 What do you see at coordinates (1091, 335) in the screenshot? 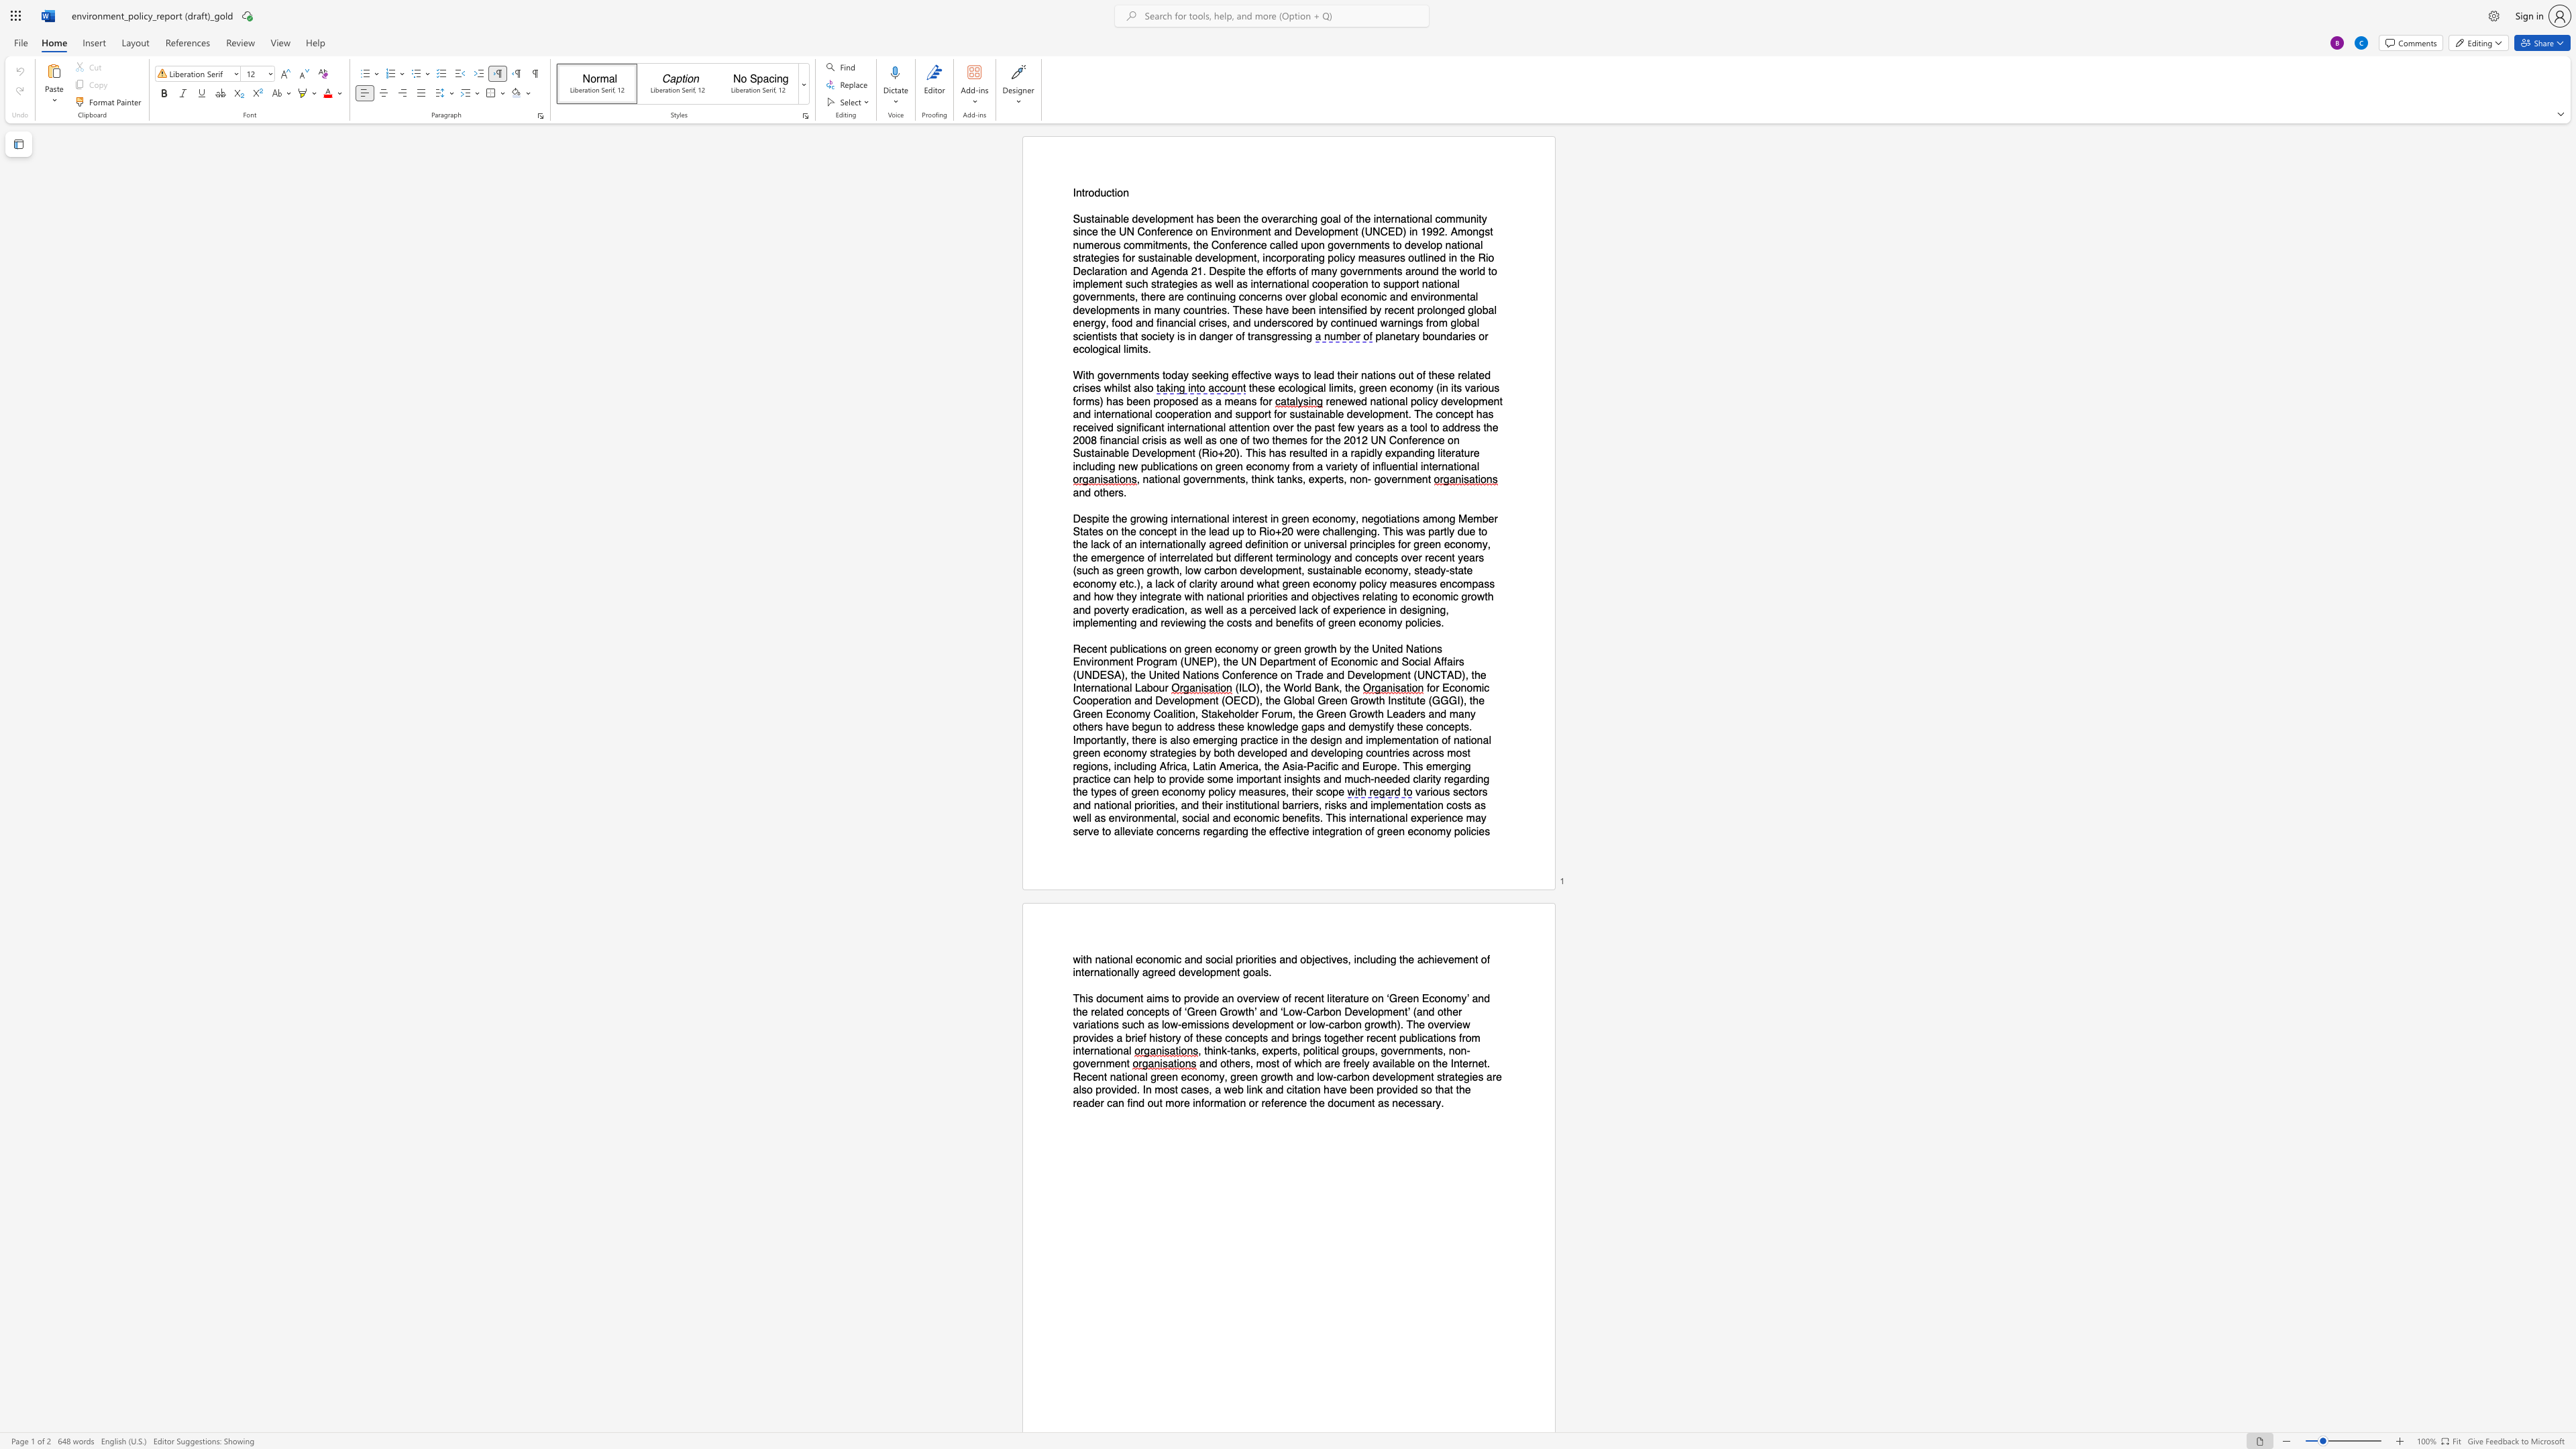
I see `the subset text "ntists that society is in danger of transgr" within the text "and financial crises, and underscored by continued warnings from global scientists that society is in danger of transgressing"` at bounding box center [1091, 335].